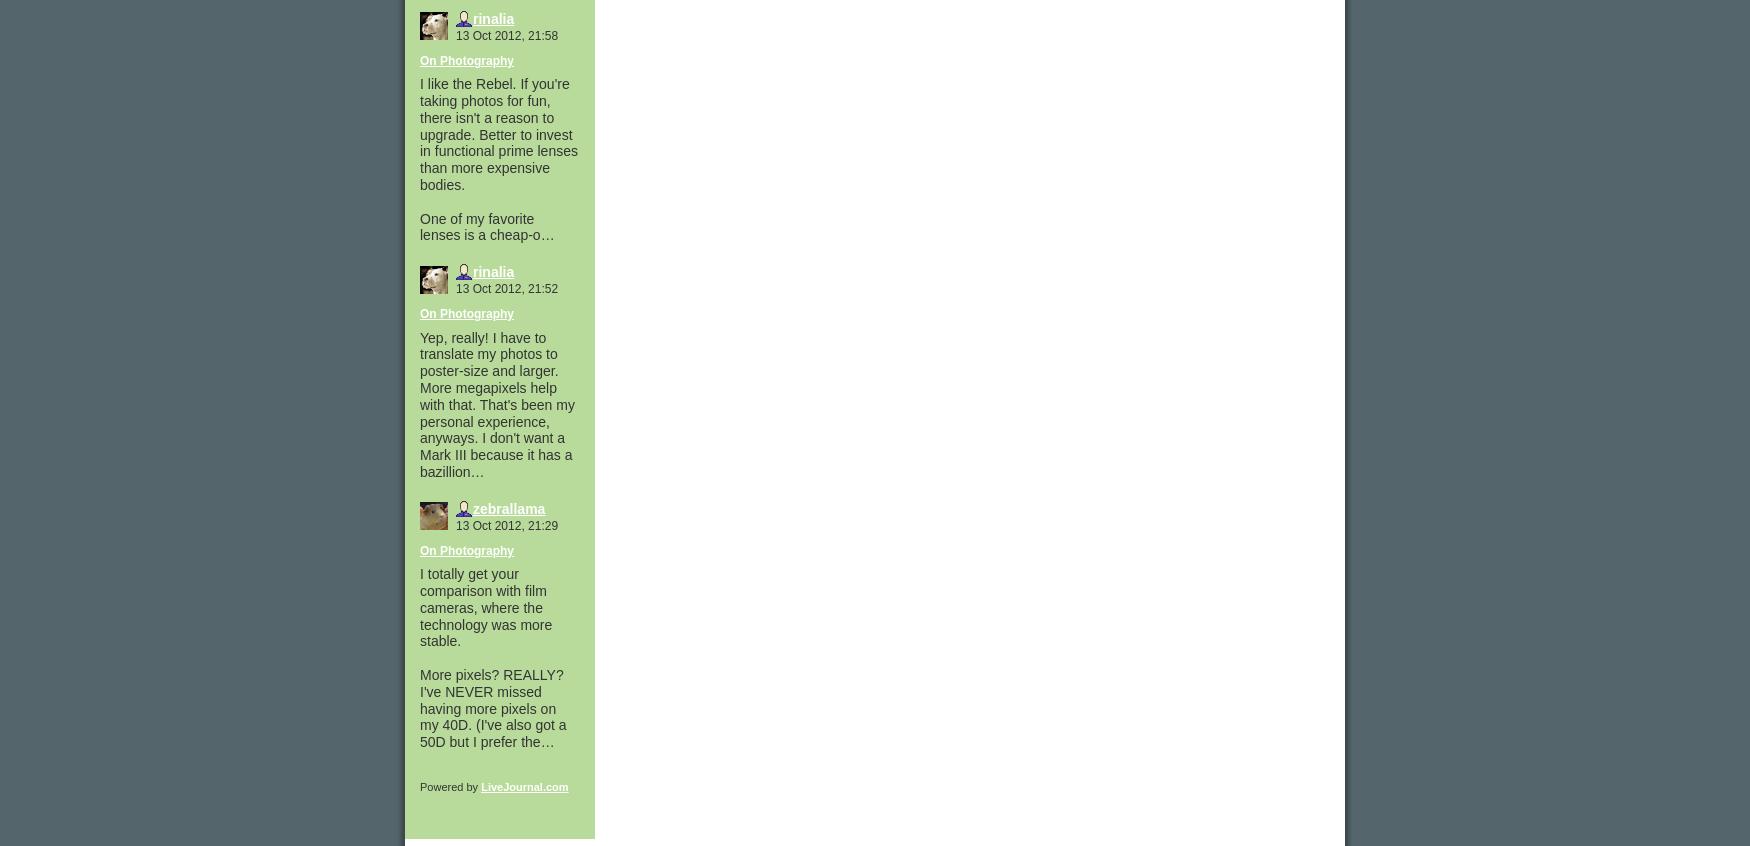  Describe the element at coordinates (492, 707) in the screenshot. I see `'More pixels? REALLY? I've NEVER missed having more pixels on my 40D. (I've also got a 50D but I prefer the…'` at that location.